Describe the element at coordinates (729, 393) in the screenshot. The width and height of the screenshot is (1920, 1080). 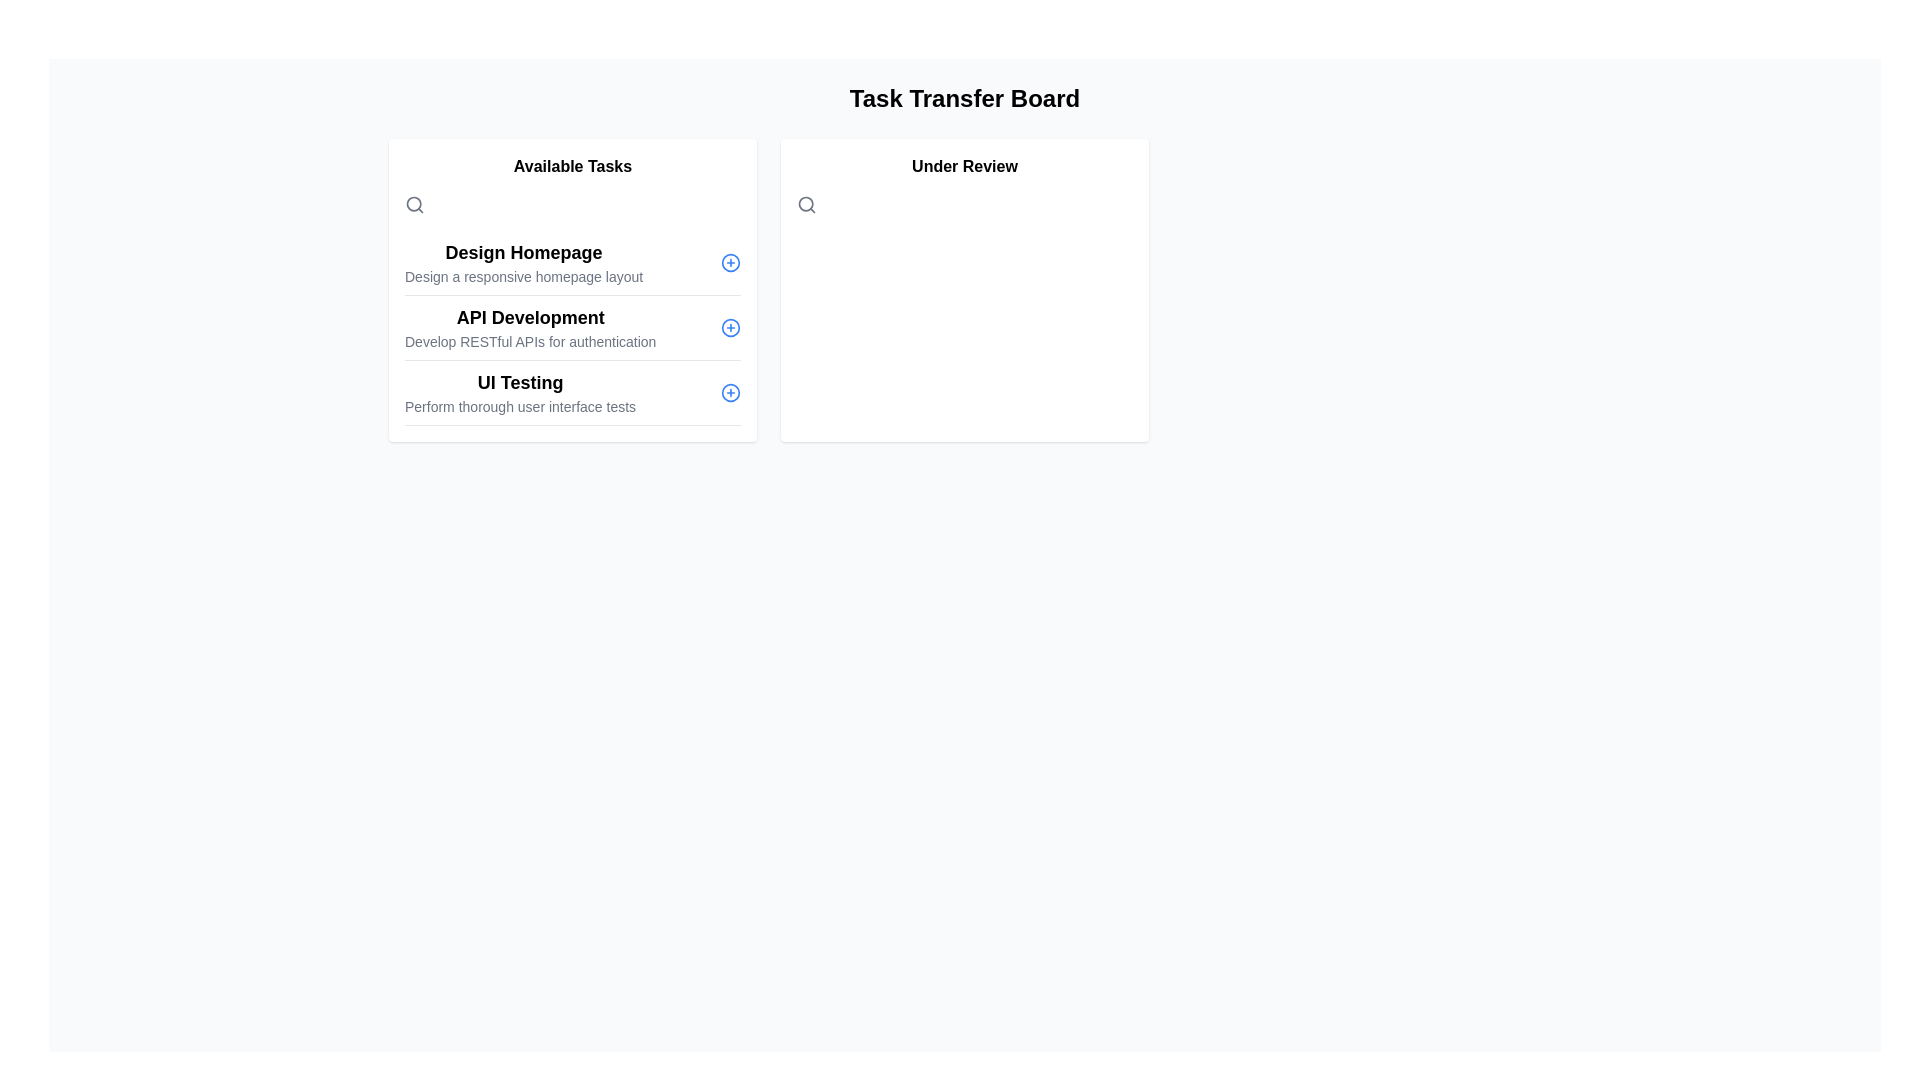
I see `the button located in the 'Available Tasks' section, aligned to the right of the 'UI Testing' item` at that location.